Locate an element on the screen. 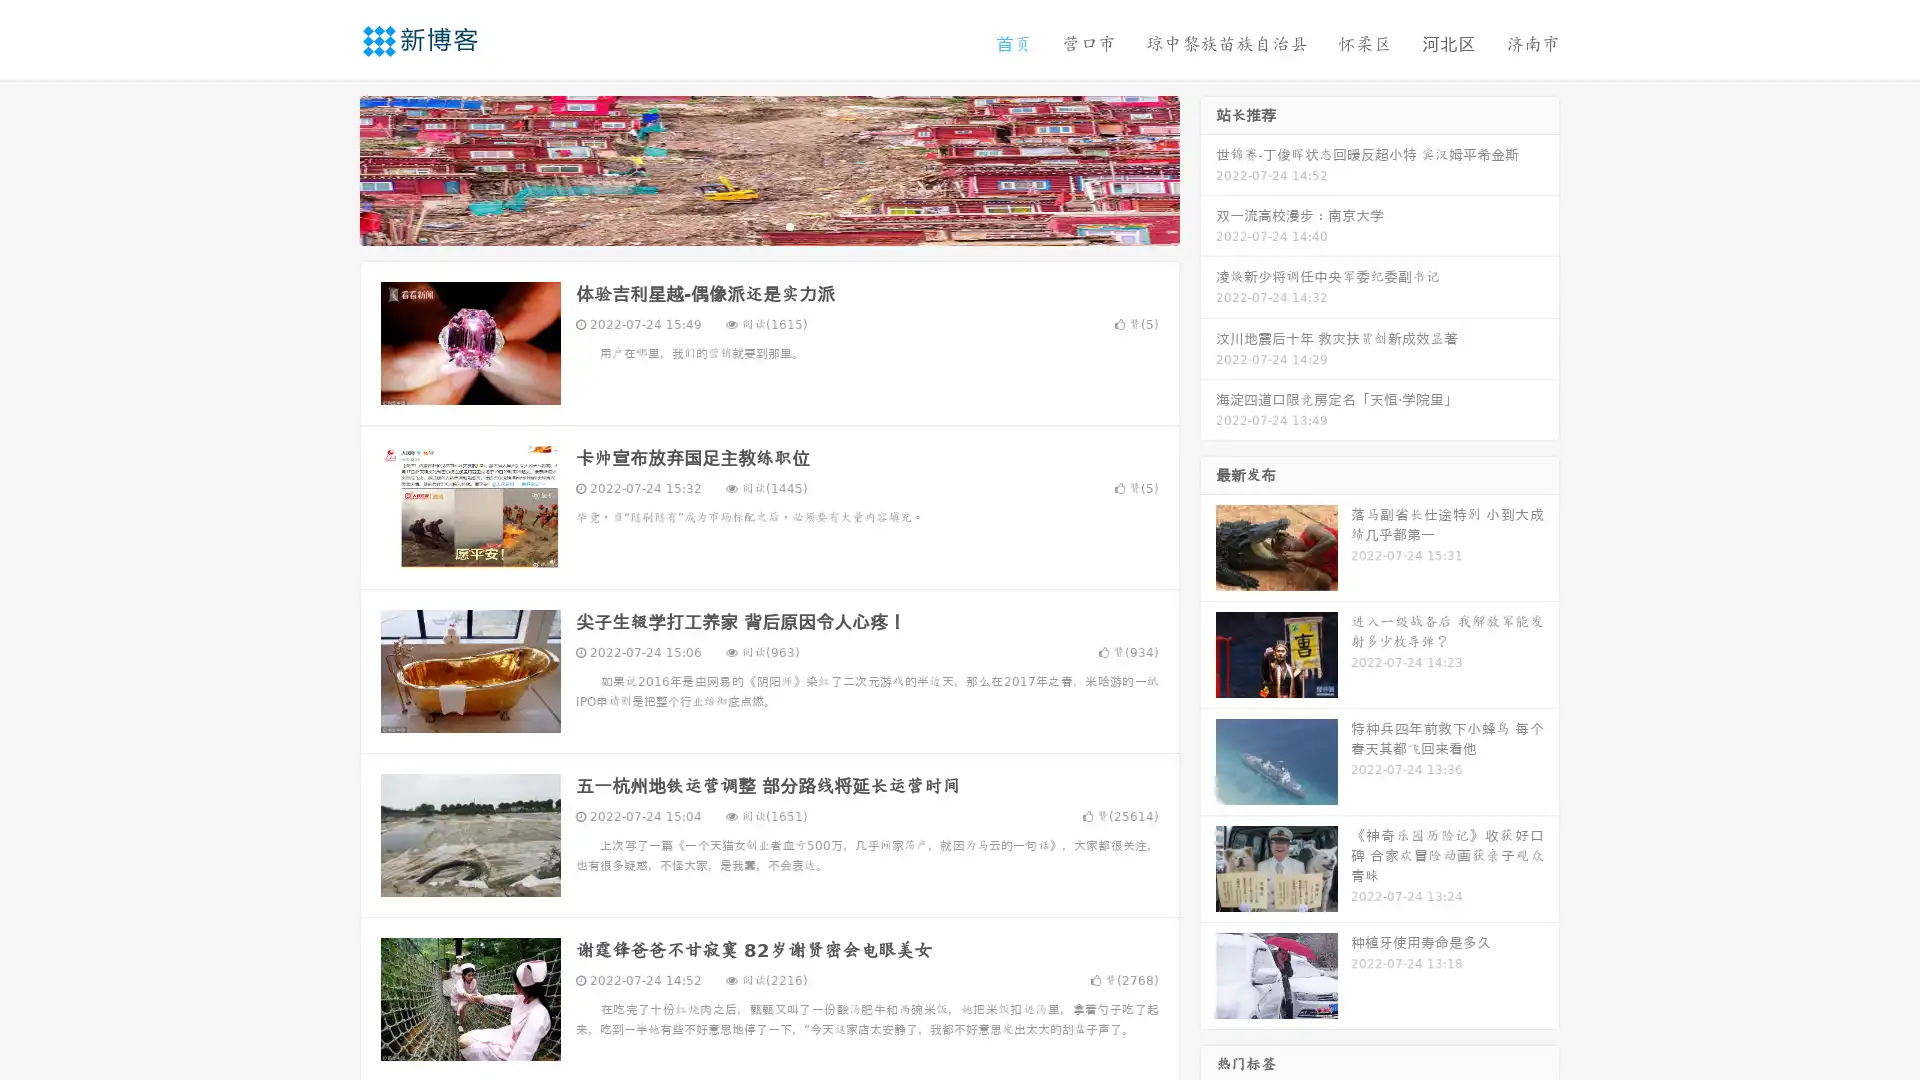 Image resolution: width=1920 pixels, height=1080 pixels. Go to slide 1 is located at coordinates (748, 225).